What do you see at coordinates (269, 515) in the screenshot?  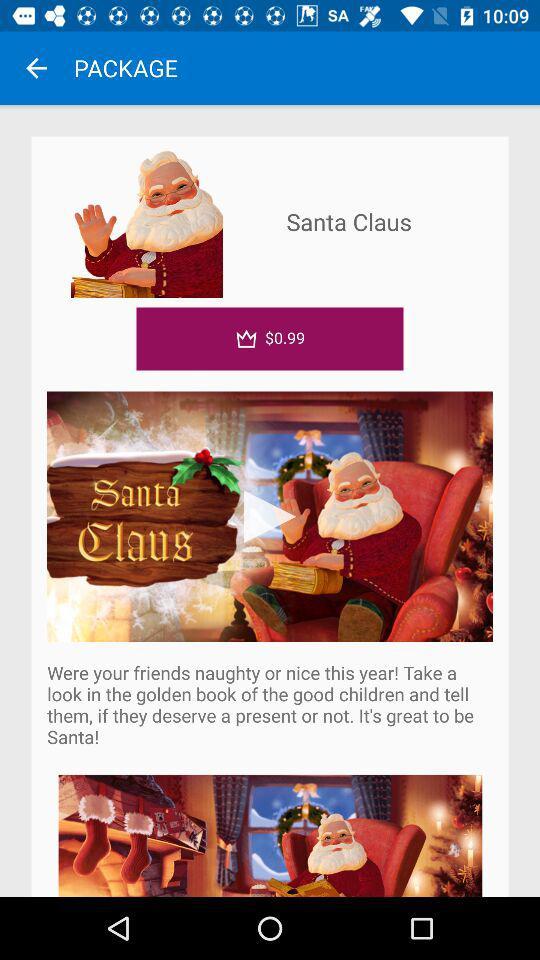 I see `item above were your friends` at bounding box center [269, 515].